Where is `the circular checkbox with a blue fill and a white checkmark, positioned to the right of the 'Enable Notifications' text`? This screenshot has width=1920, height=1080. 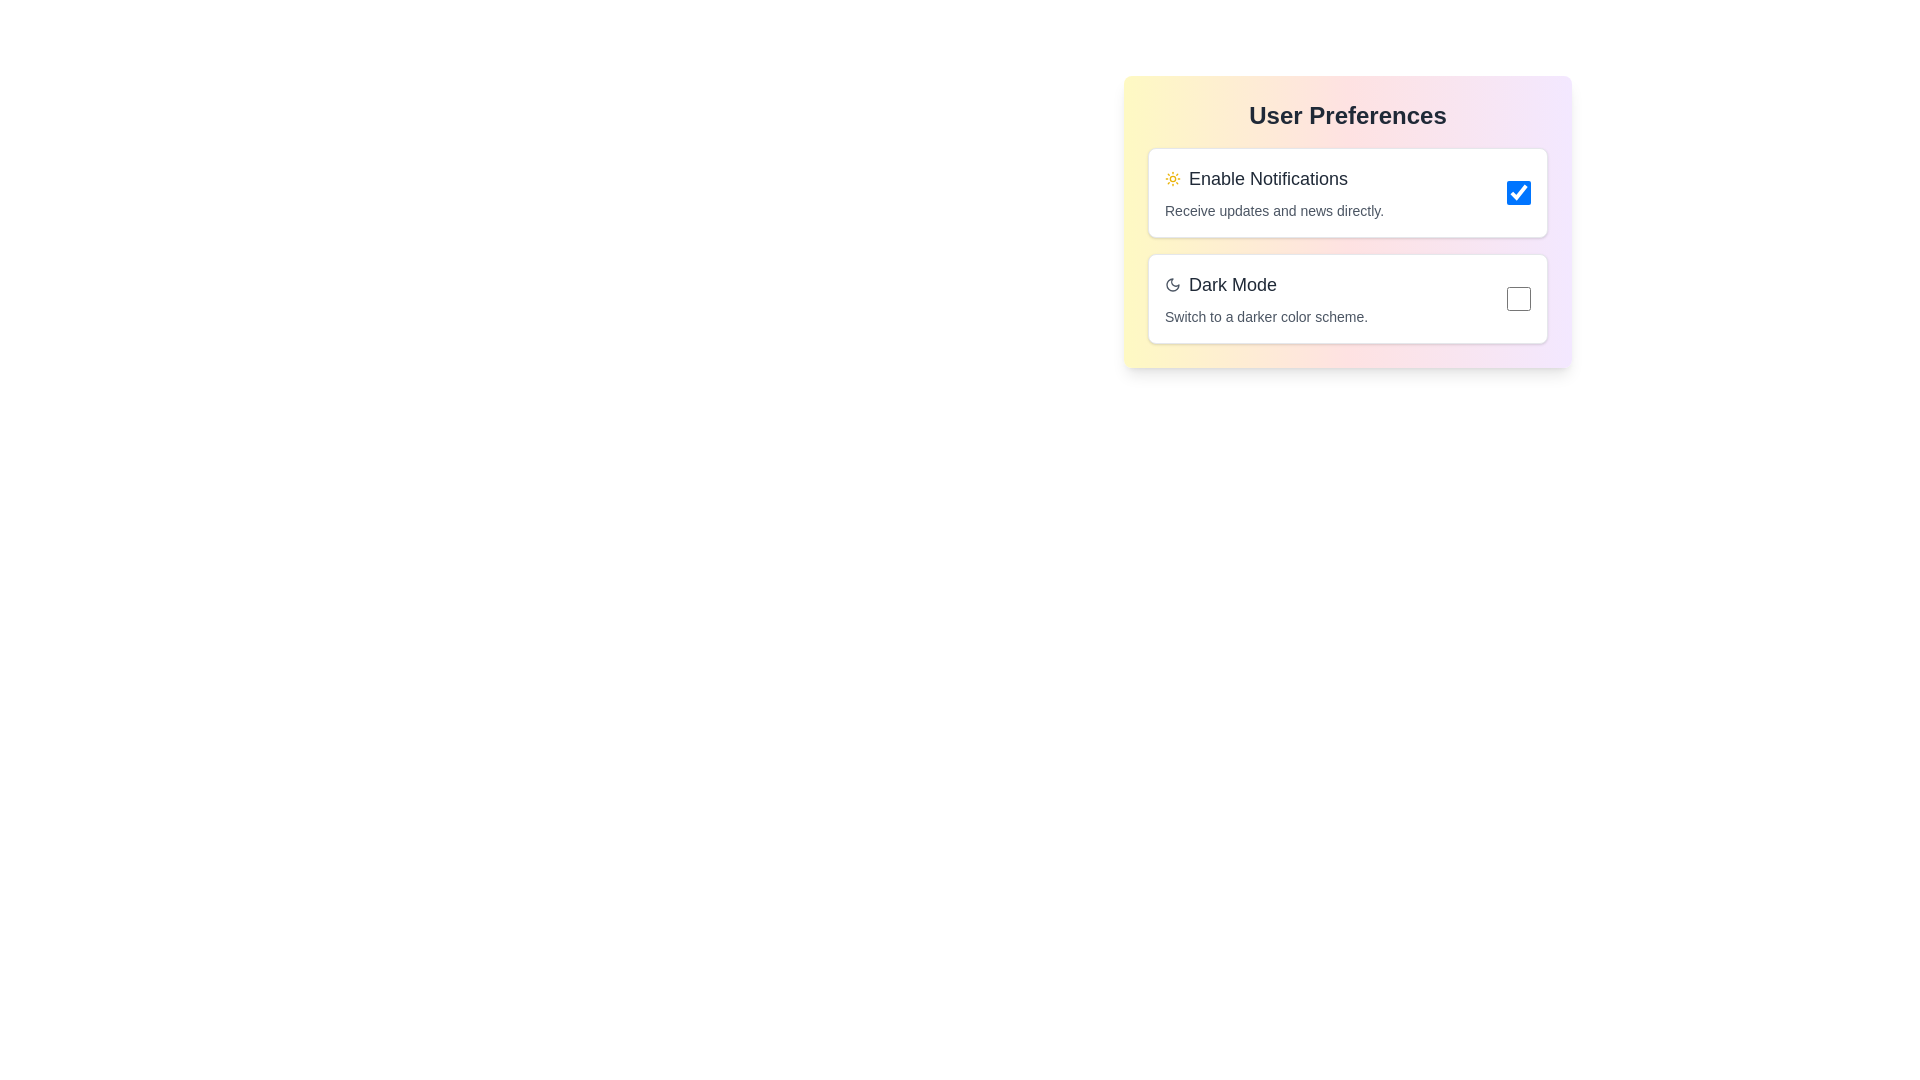
the circular checkbox with a blue fill and a white checkmark, positioned to the right of the 'Enable Notifications' text is located at coordinates (1518, 192).